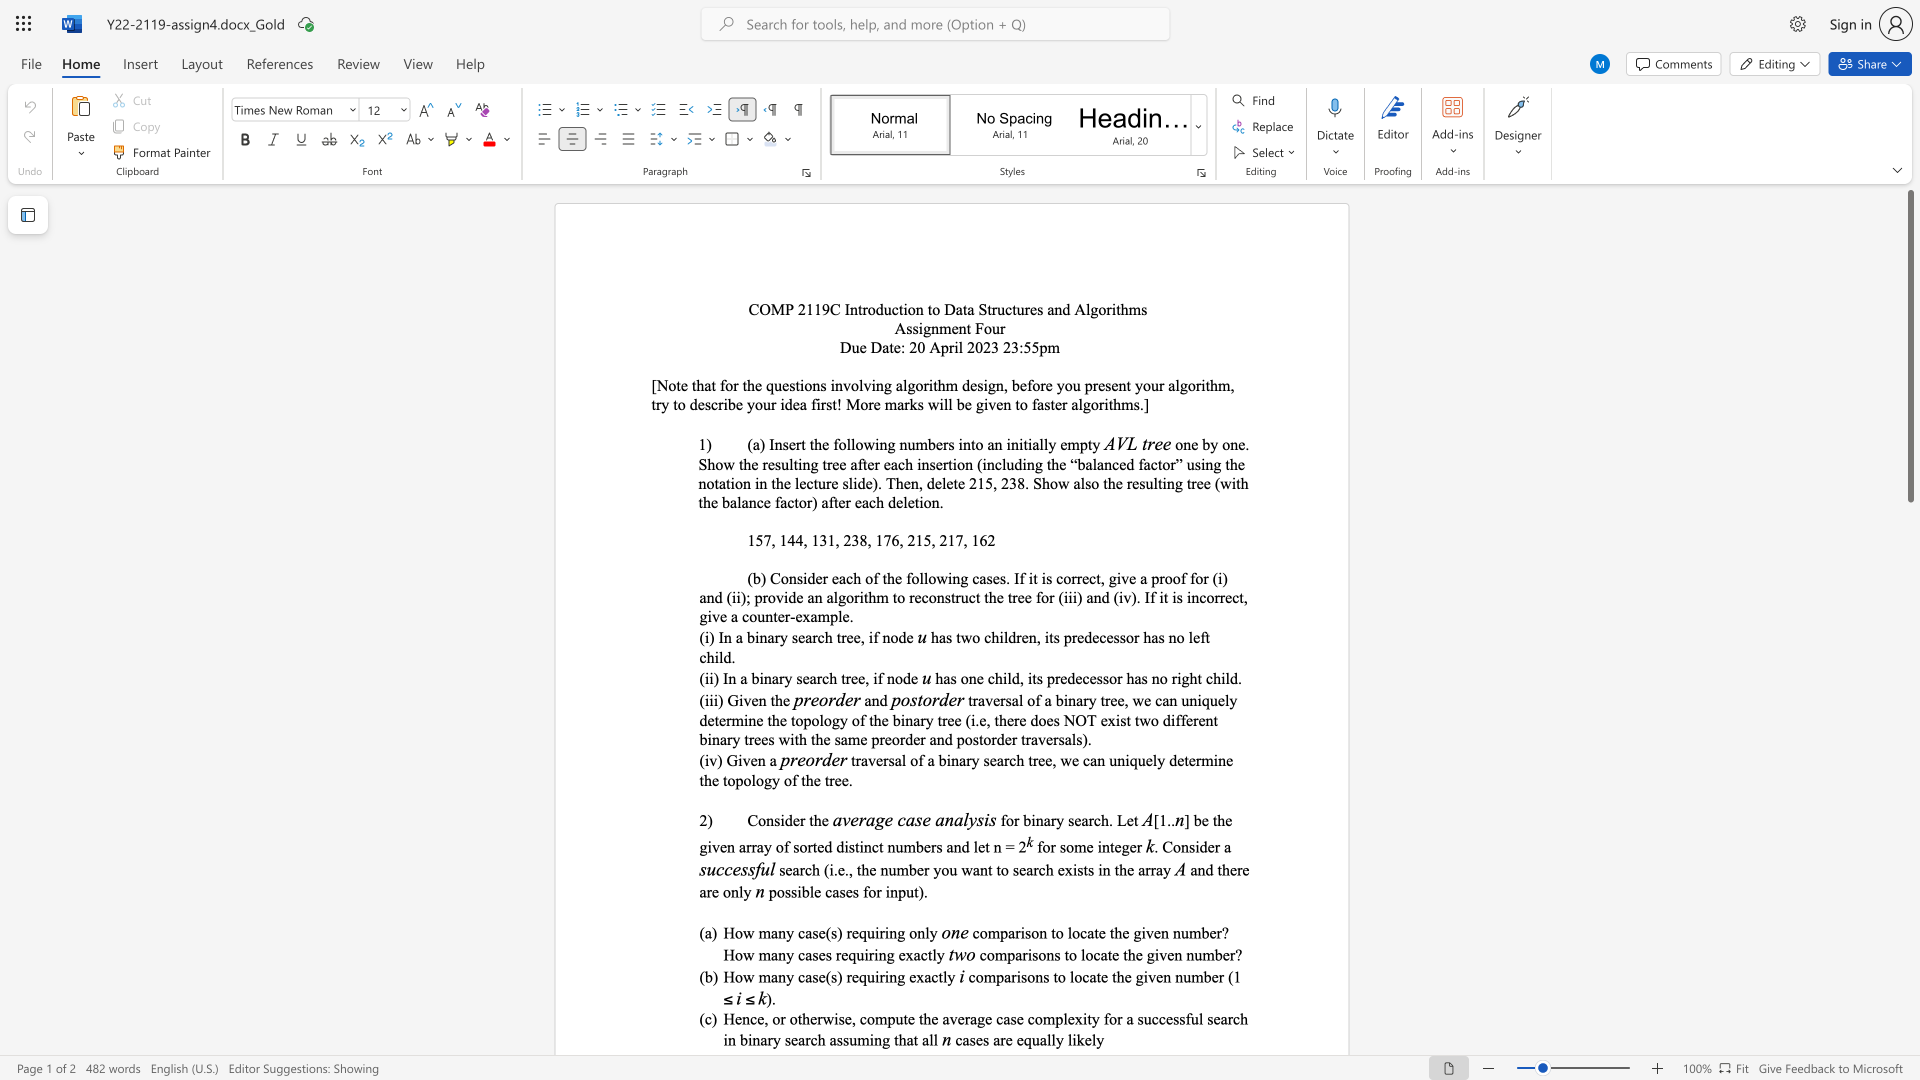 The image size is (1920, 1080). What do you see at coordinates (1909, 640) in the screenshot?
I see `the side scrollbar to bring the page down` at bounding box center [1909, 640].